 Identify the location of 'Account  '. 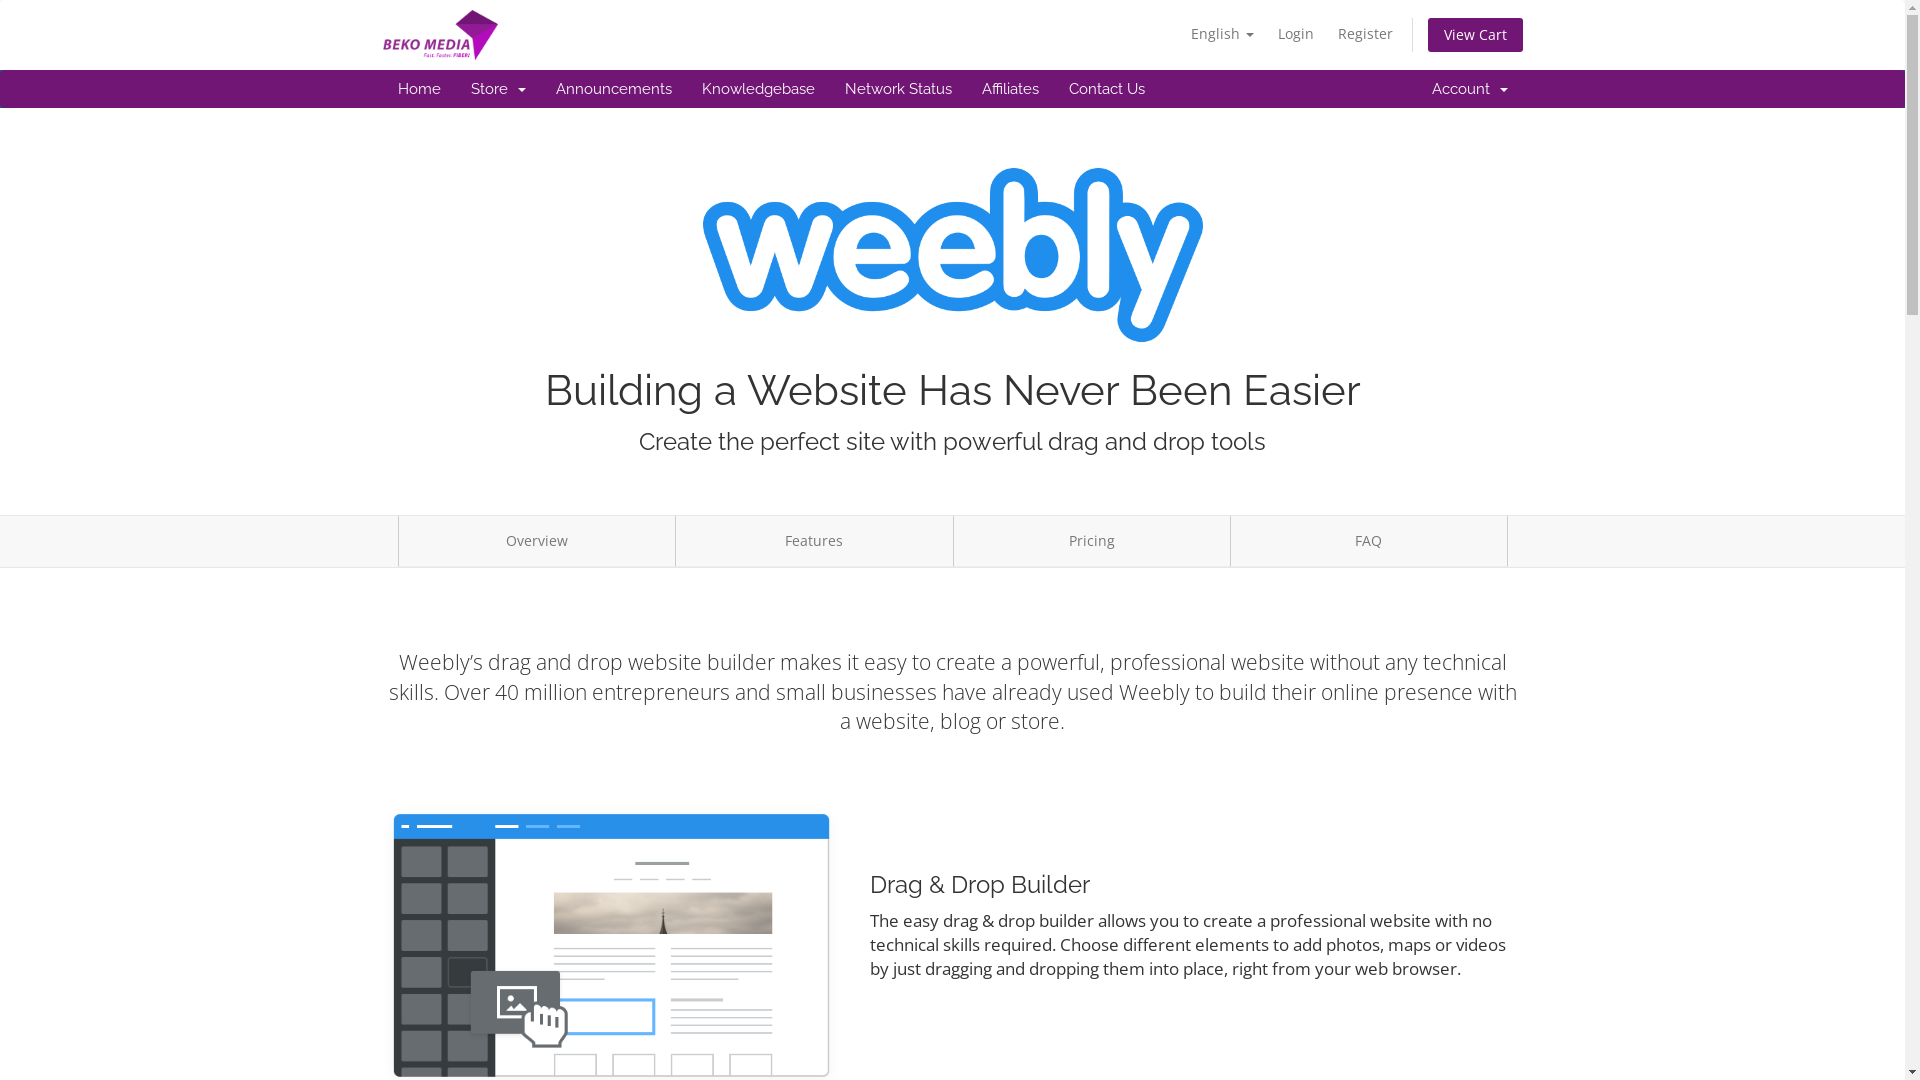
(1468, 87).